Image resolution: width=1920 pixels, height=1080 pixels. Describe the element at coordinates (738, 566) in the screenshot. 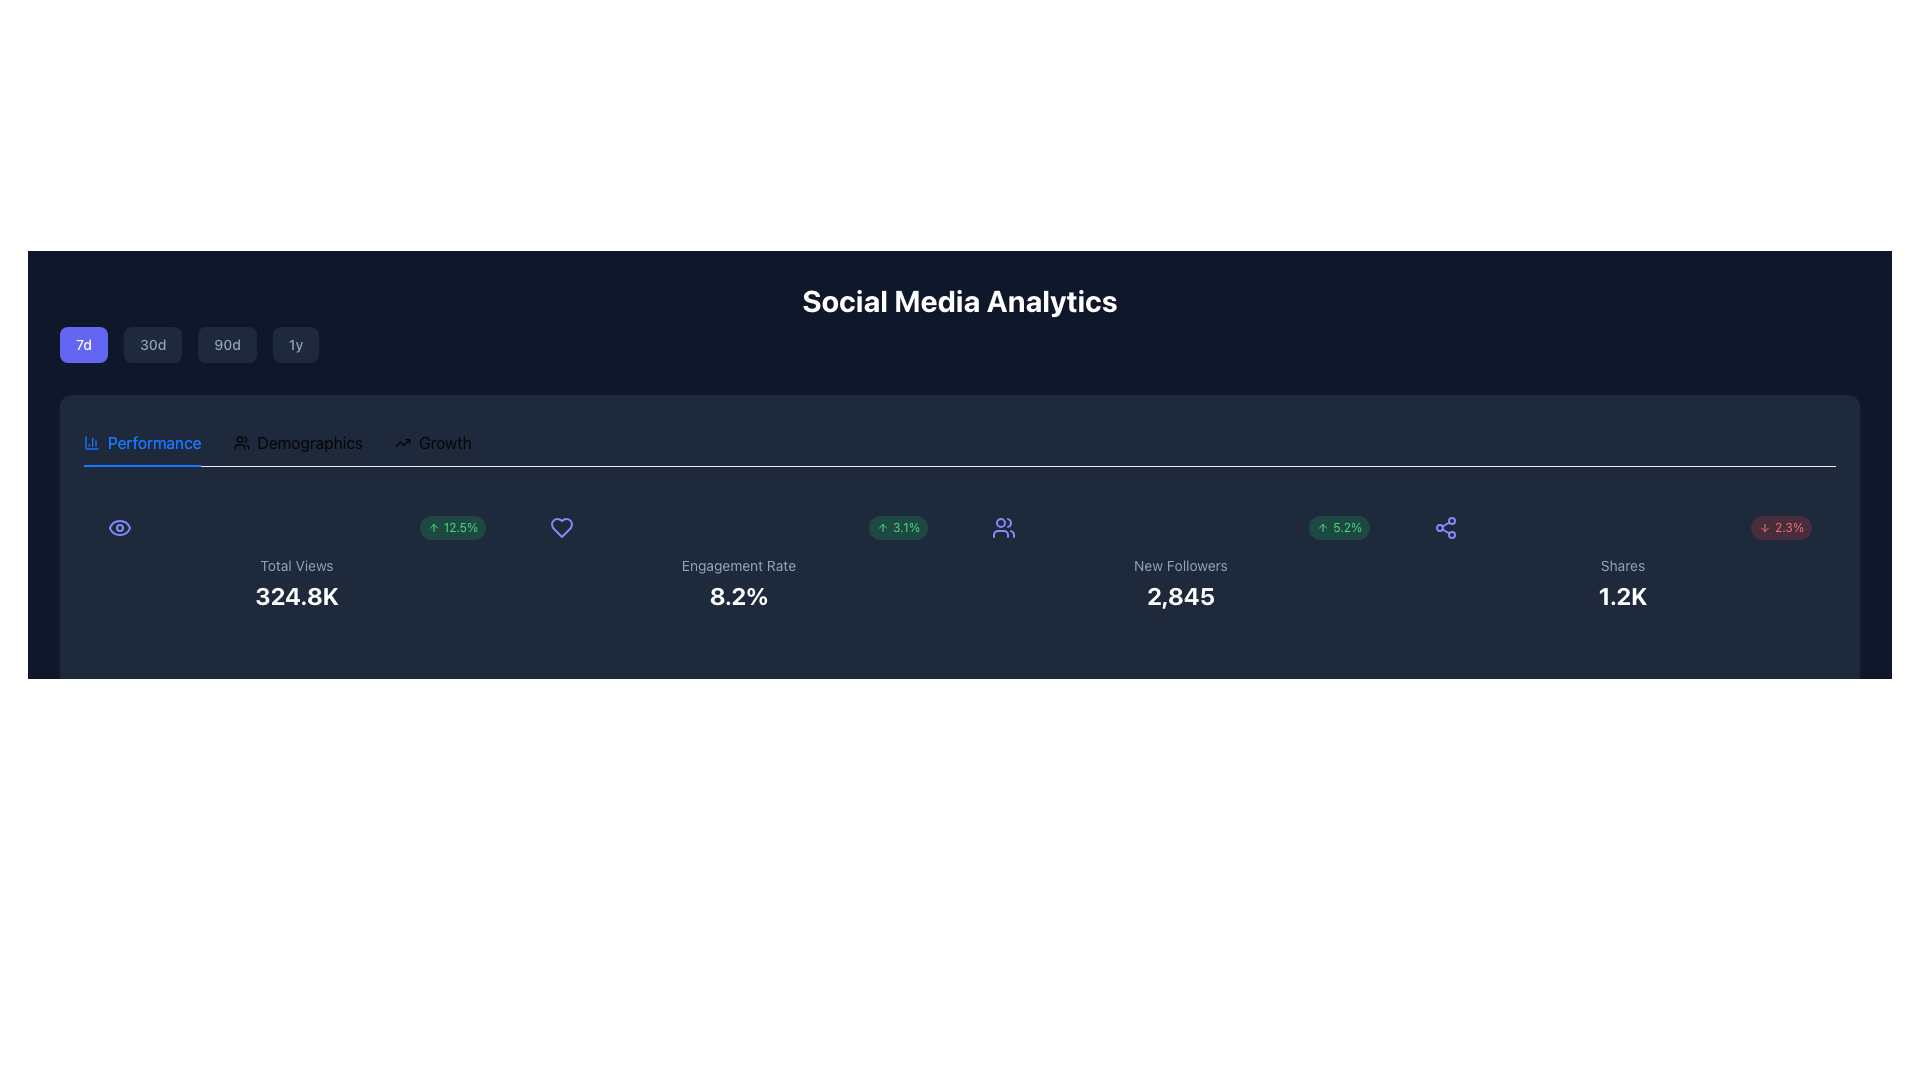

I see `the 'Engagement Rate' text label, which is displayed in small, gray font, located below the number '8.2%' and above a horizontal divider in the dark-themed card UI` at that location.